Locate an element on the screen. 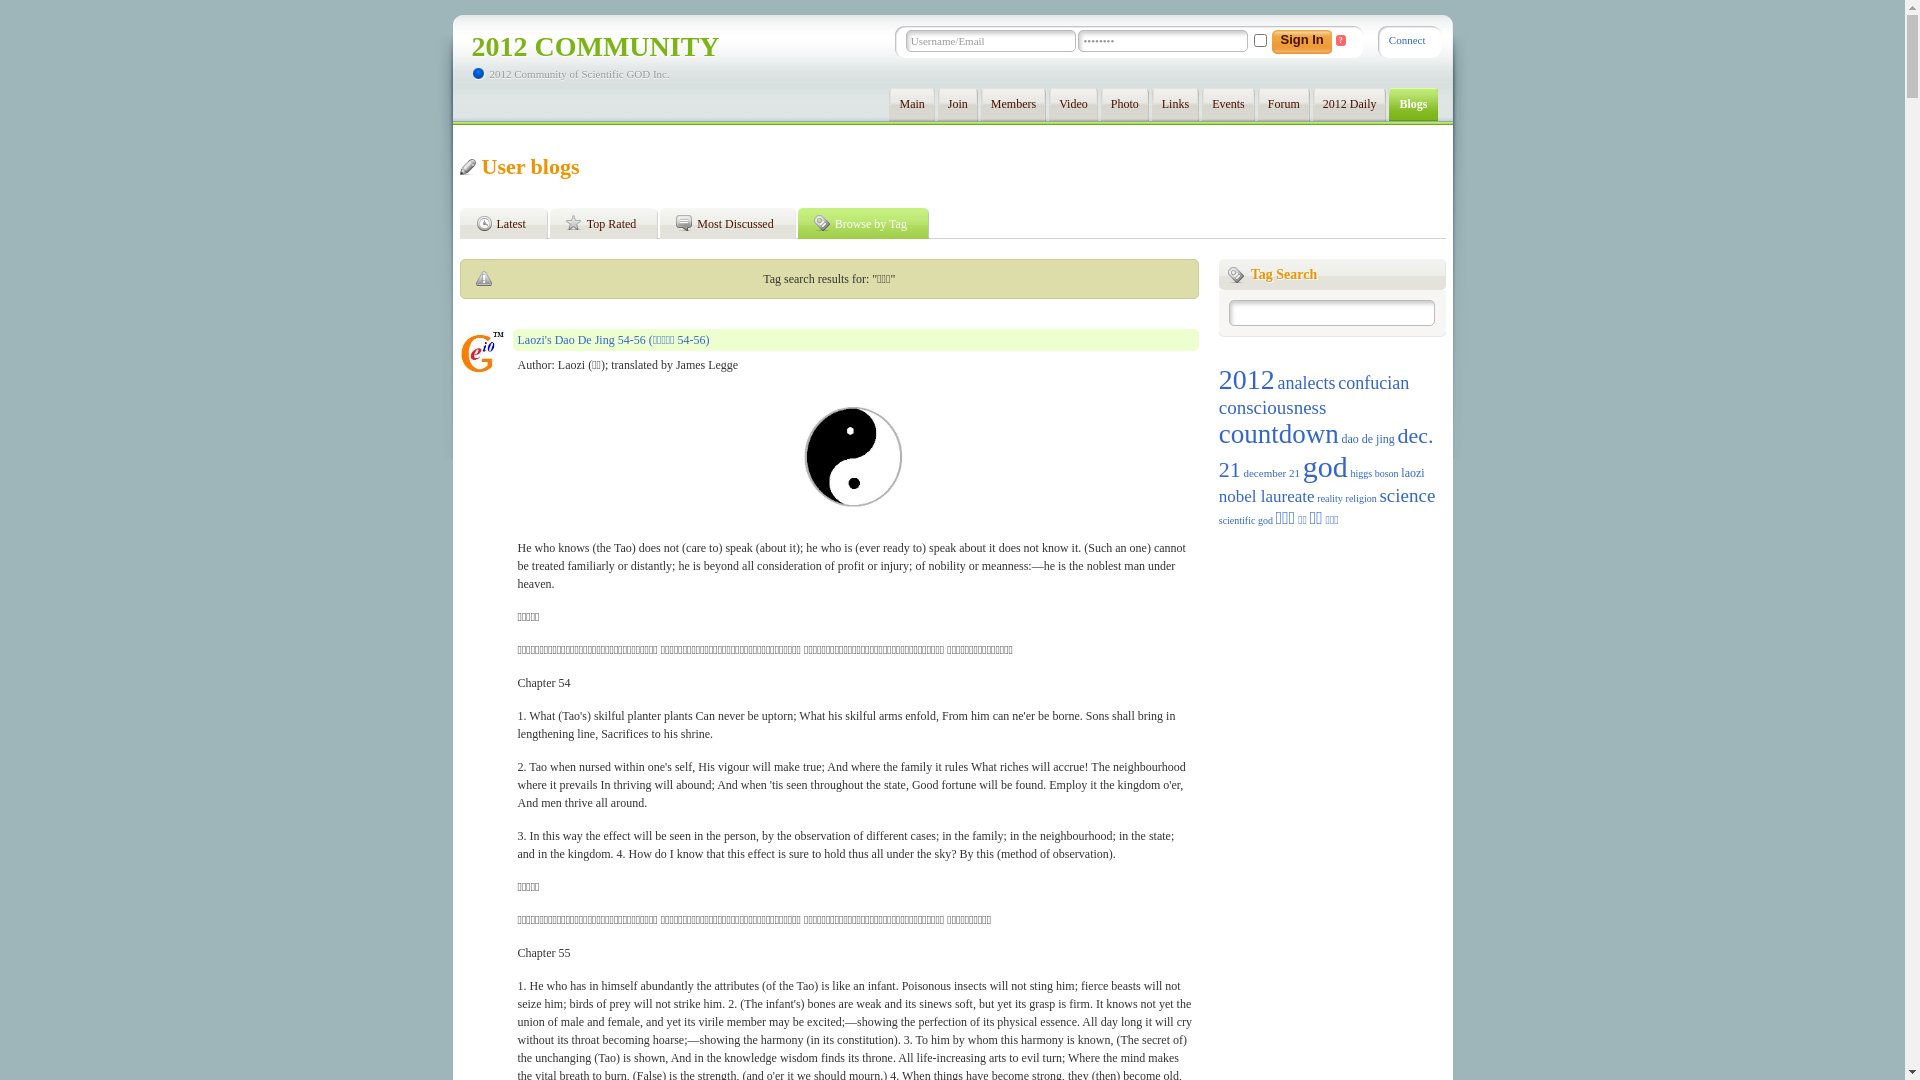 The width and height of the screenshot is (1920, 1080). 'Video' is located at coordinates (1072, 104).